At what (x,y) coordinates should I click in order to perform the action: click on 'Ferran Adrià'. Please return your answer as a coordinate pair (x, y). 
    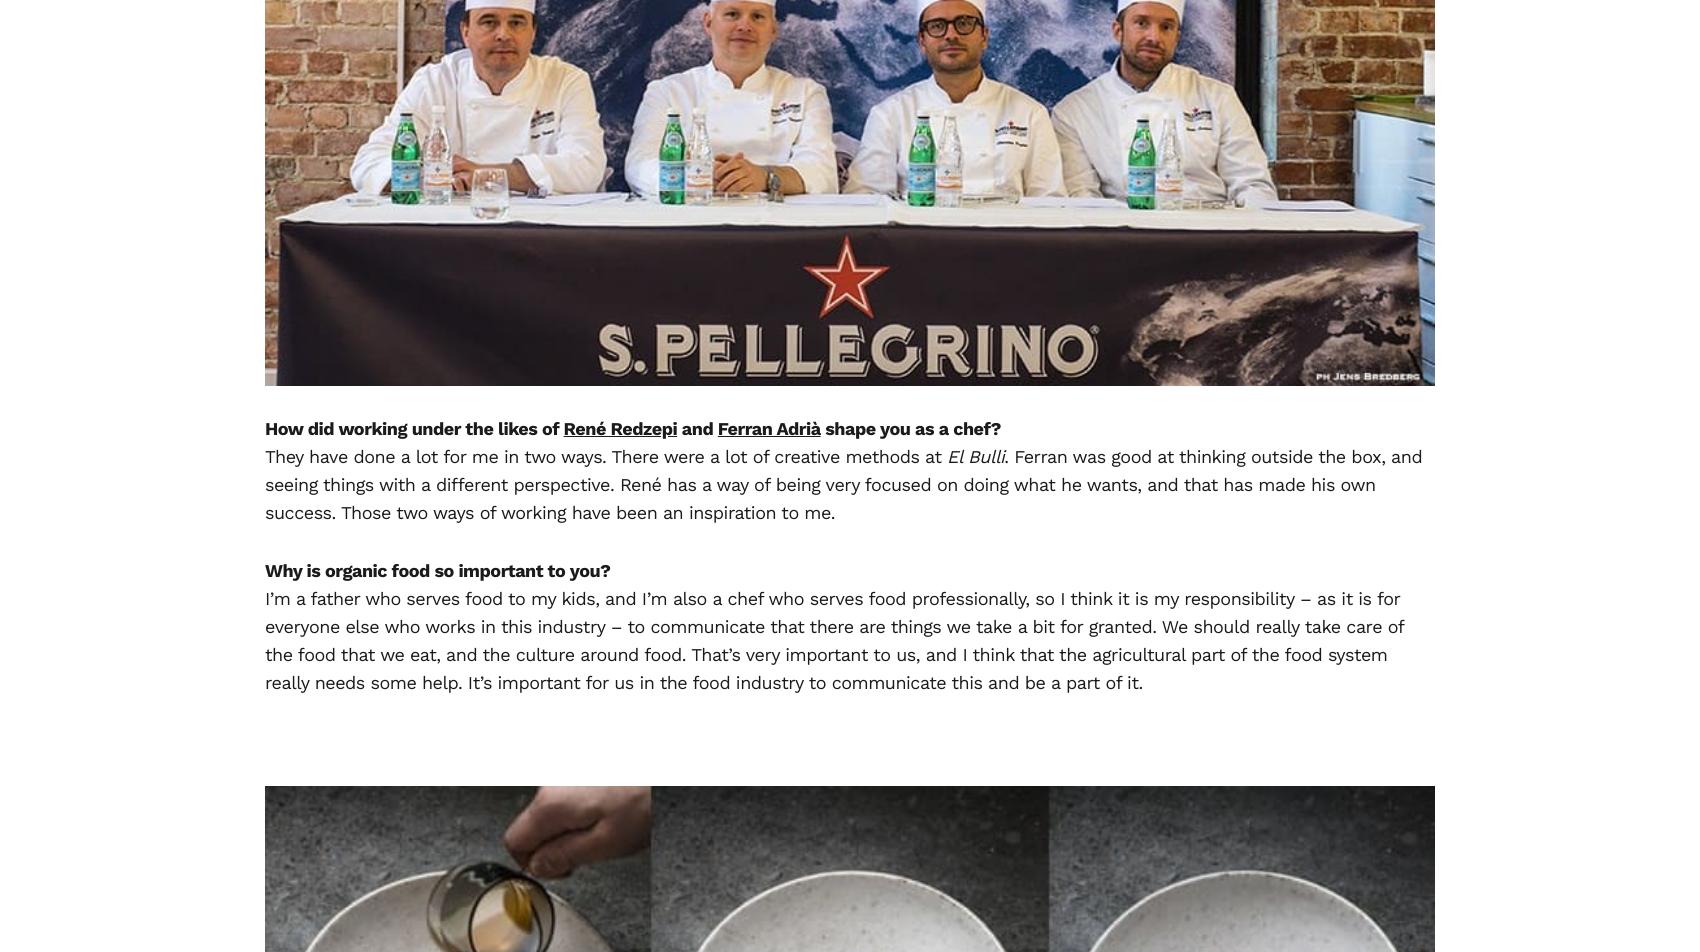
    Looking at the image, I should click on (767, 428).